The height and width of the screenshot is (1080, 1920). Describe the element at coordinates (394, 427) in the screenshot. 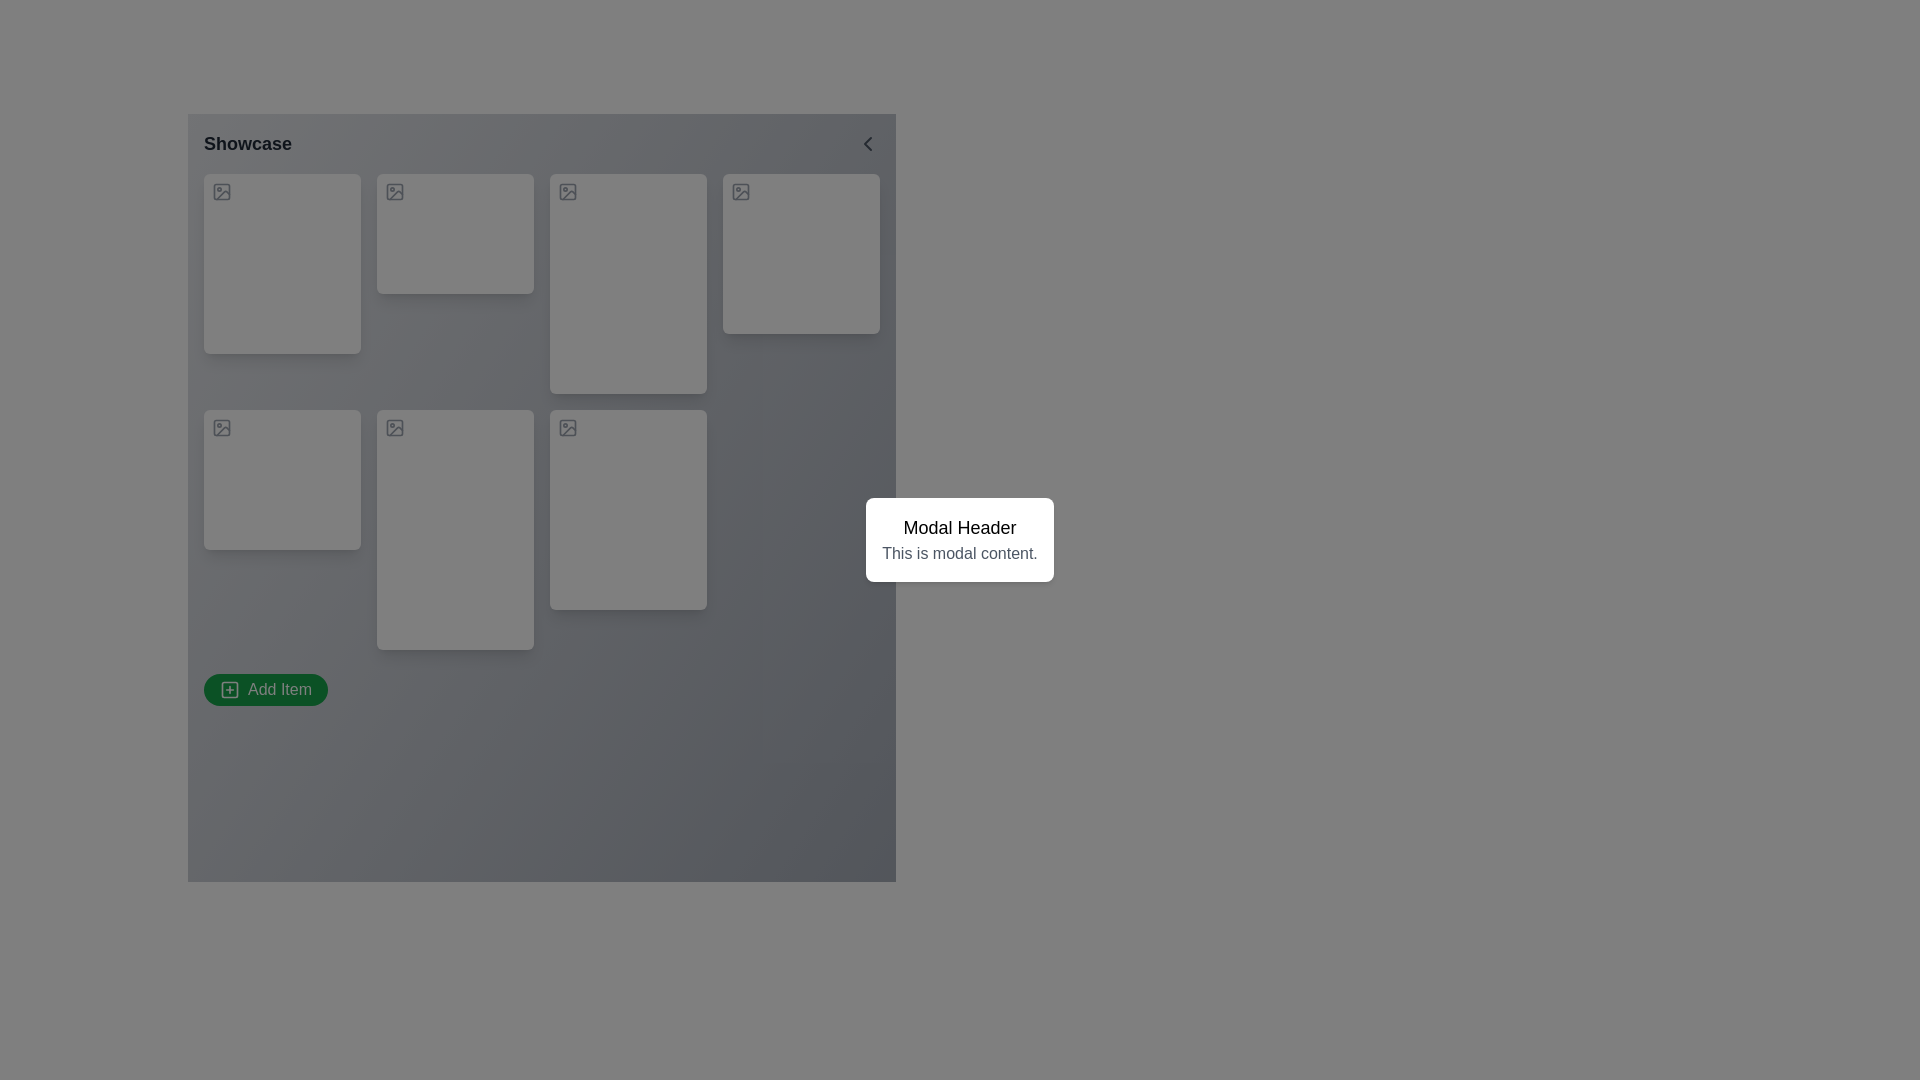

I see `the SVG icon that serves as an image placeholder located in the top-left corner of a rectangular card in the 'Showcase' section, specifically in the left column of the second row` at that location.